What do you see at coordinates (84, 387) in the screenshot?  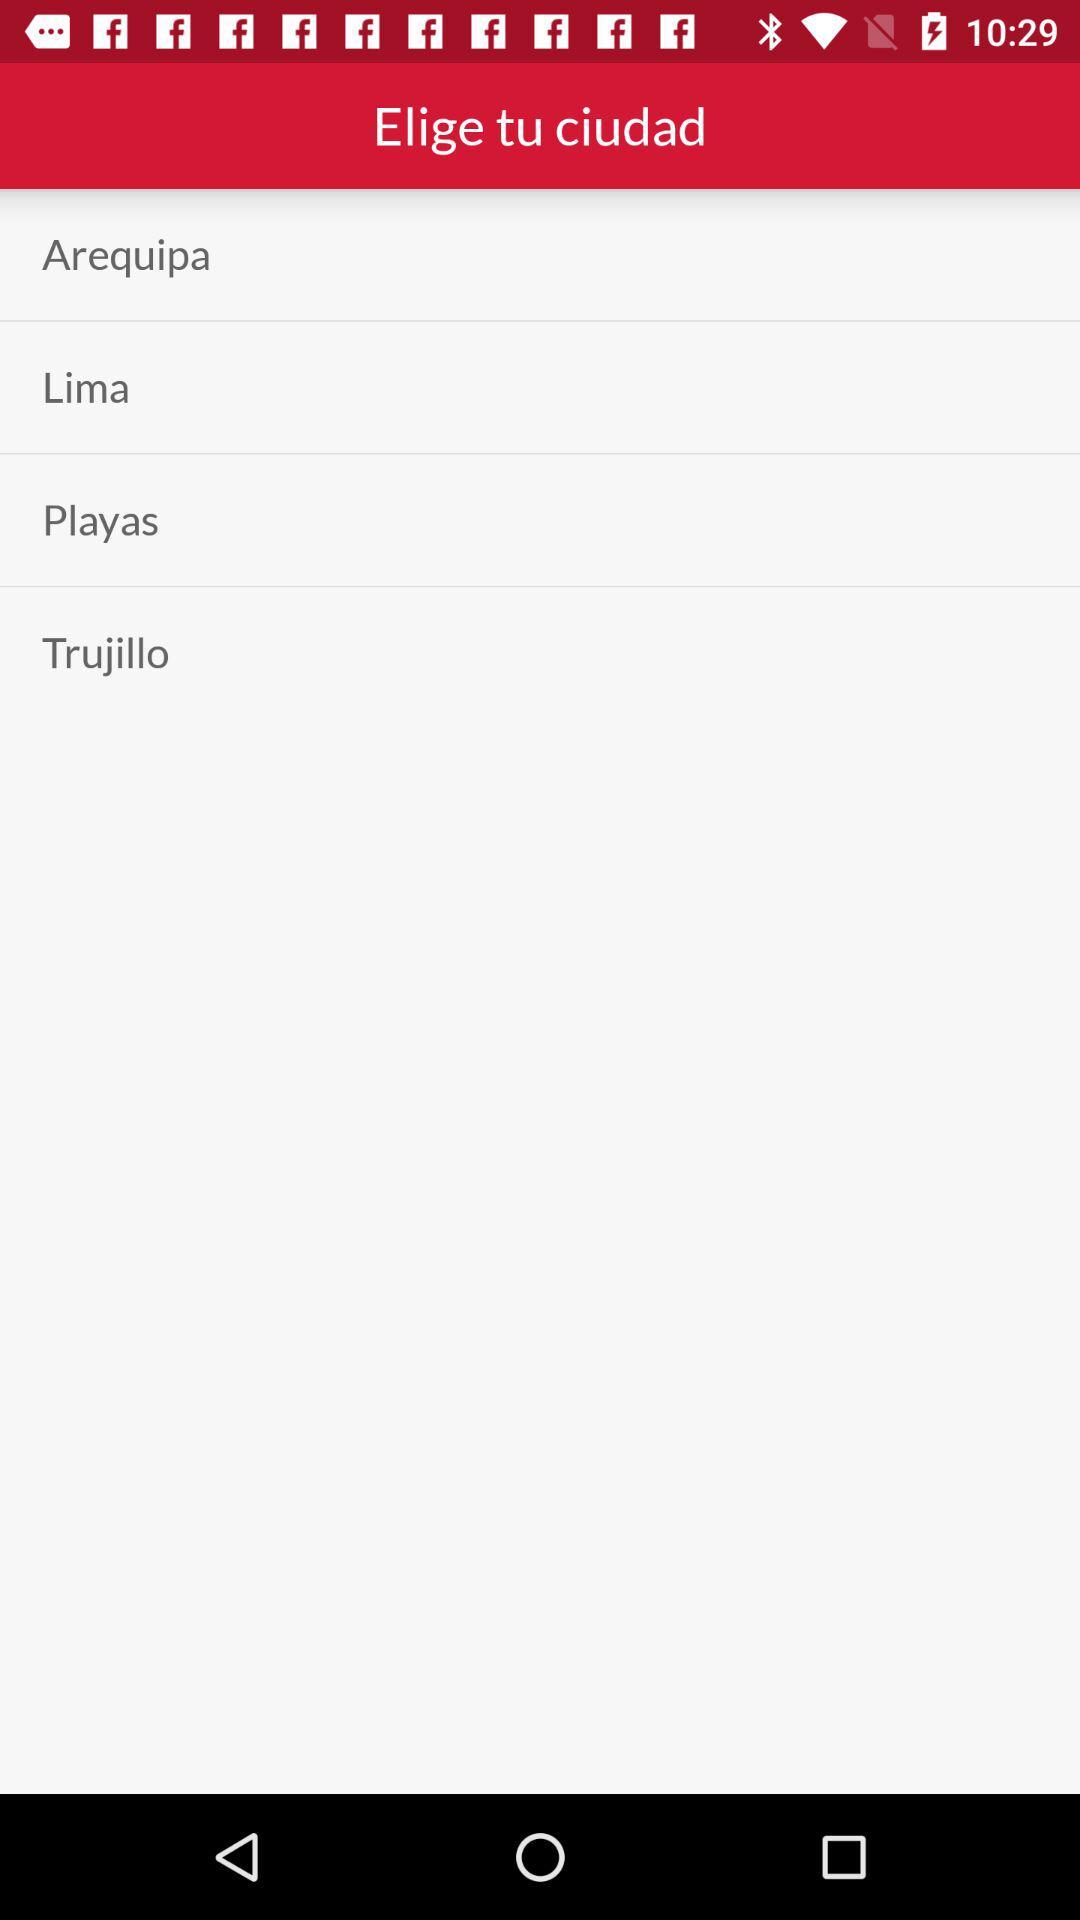 I see `the lima item` at bounding box center [84, 387].